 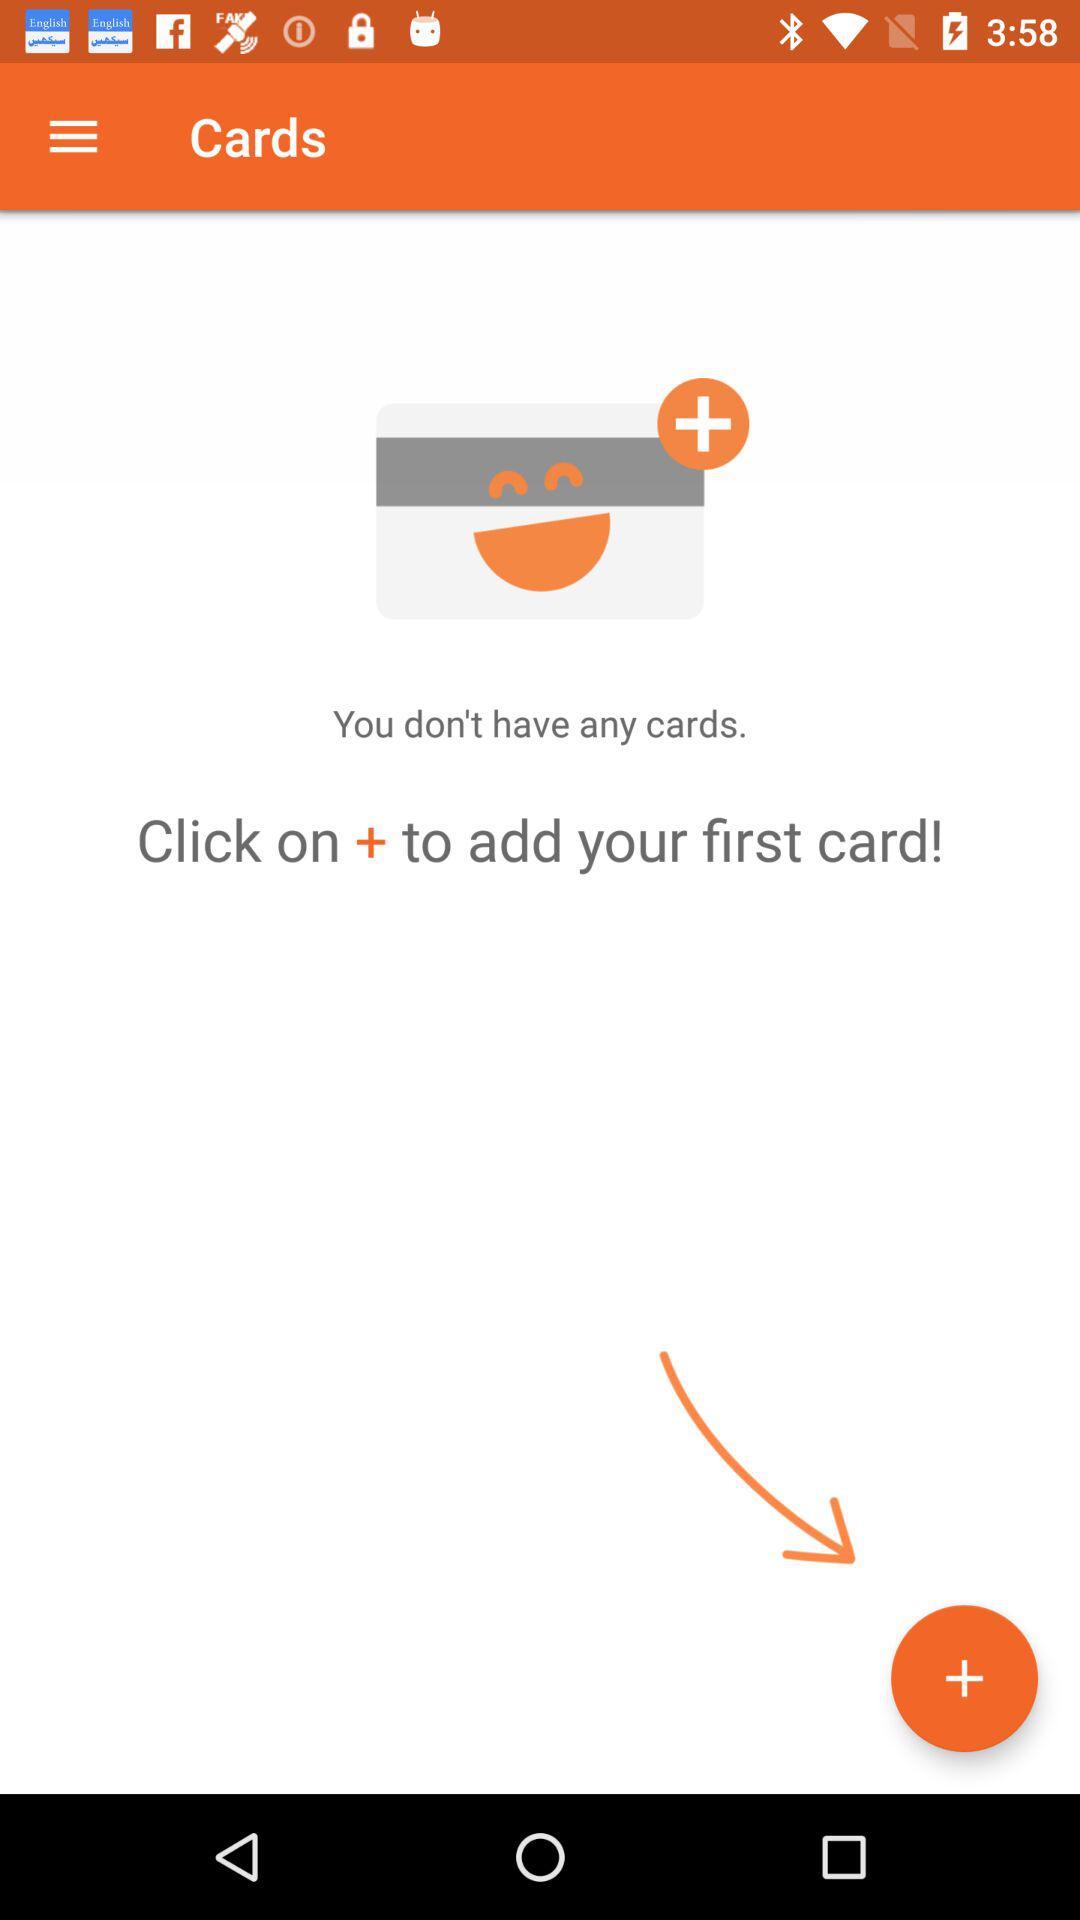 I want to click on a card, so click(x=540, y=498).